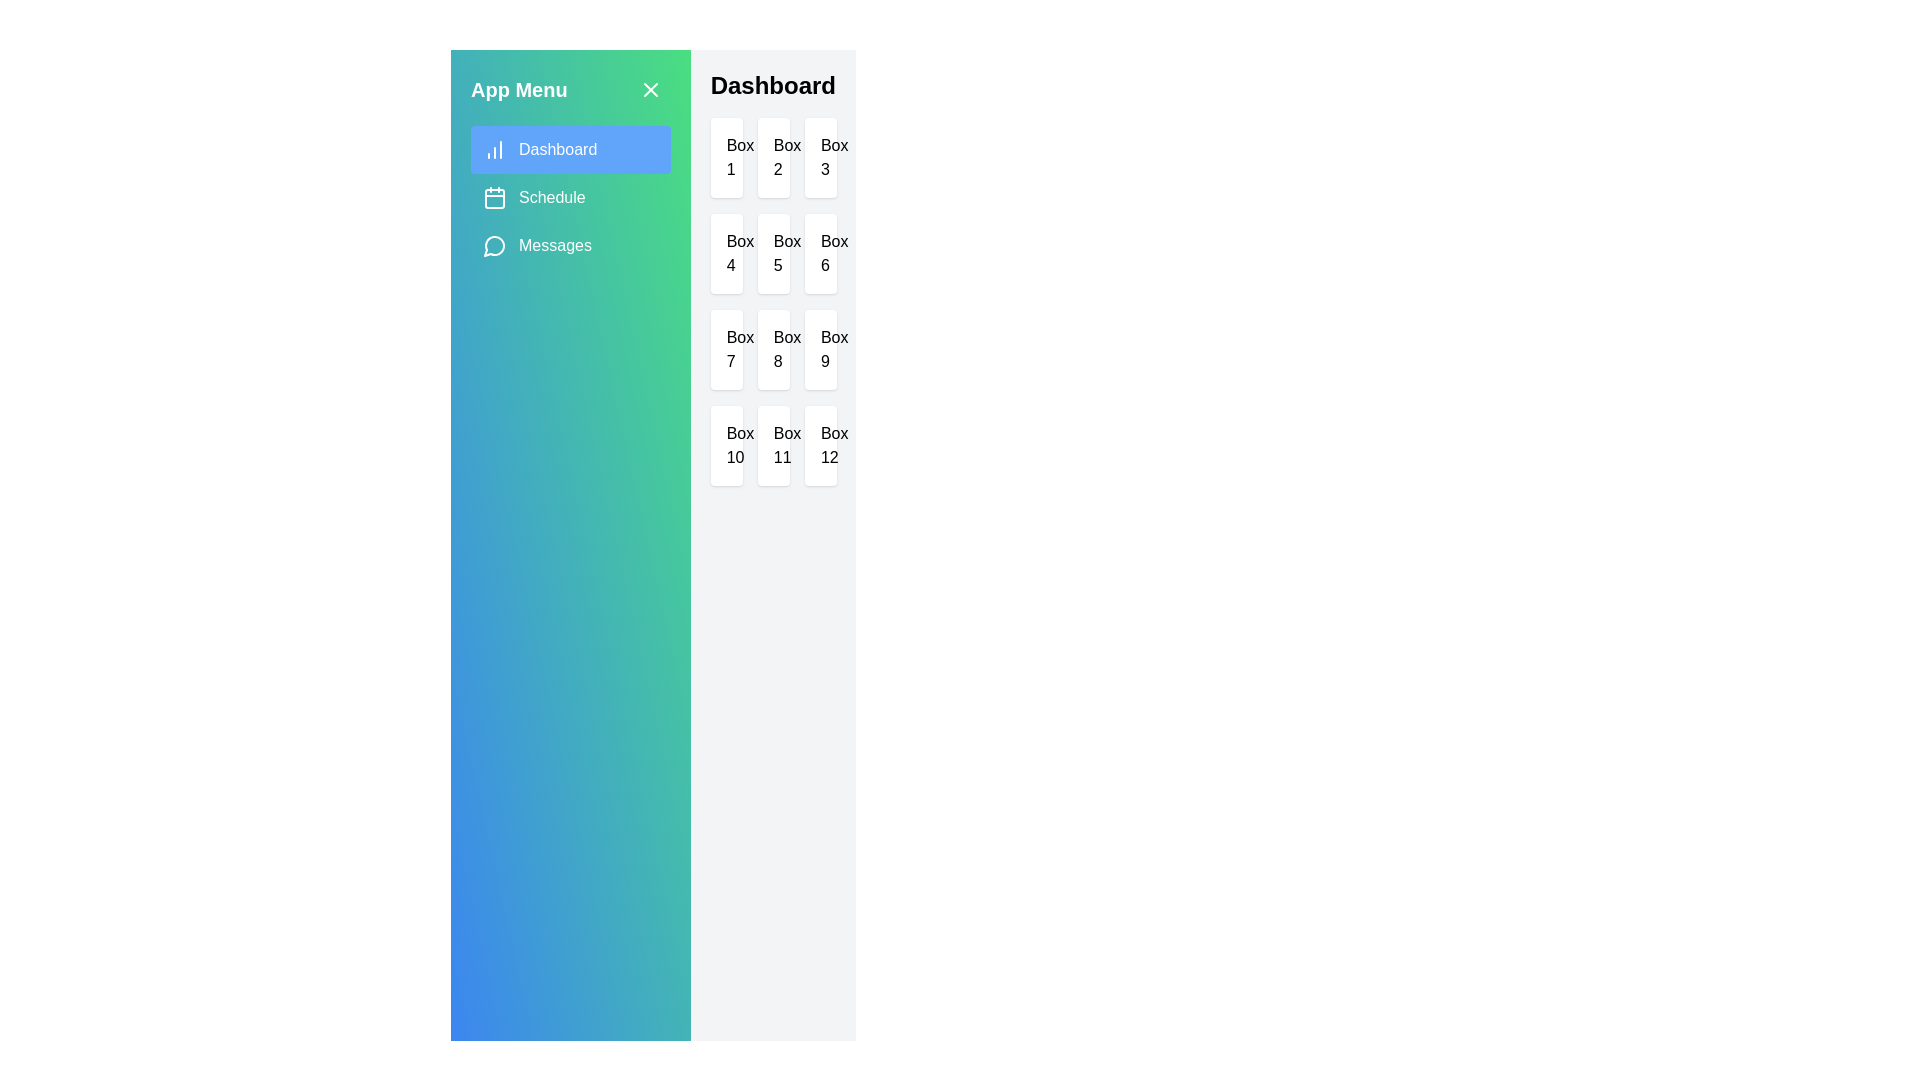 This screenshot has height=1080, width=1920. Describe the element at coordinates (569, 197) in the screenshot. I see `the Schedule tab by clicking on its corresponding tab in the sidebar` at that location.